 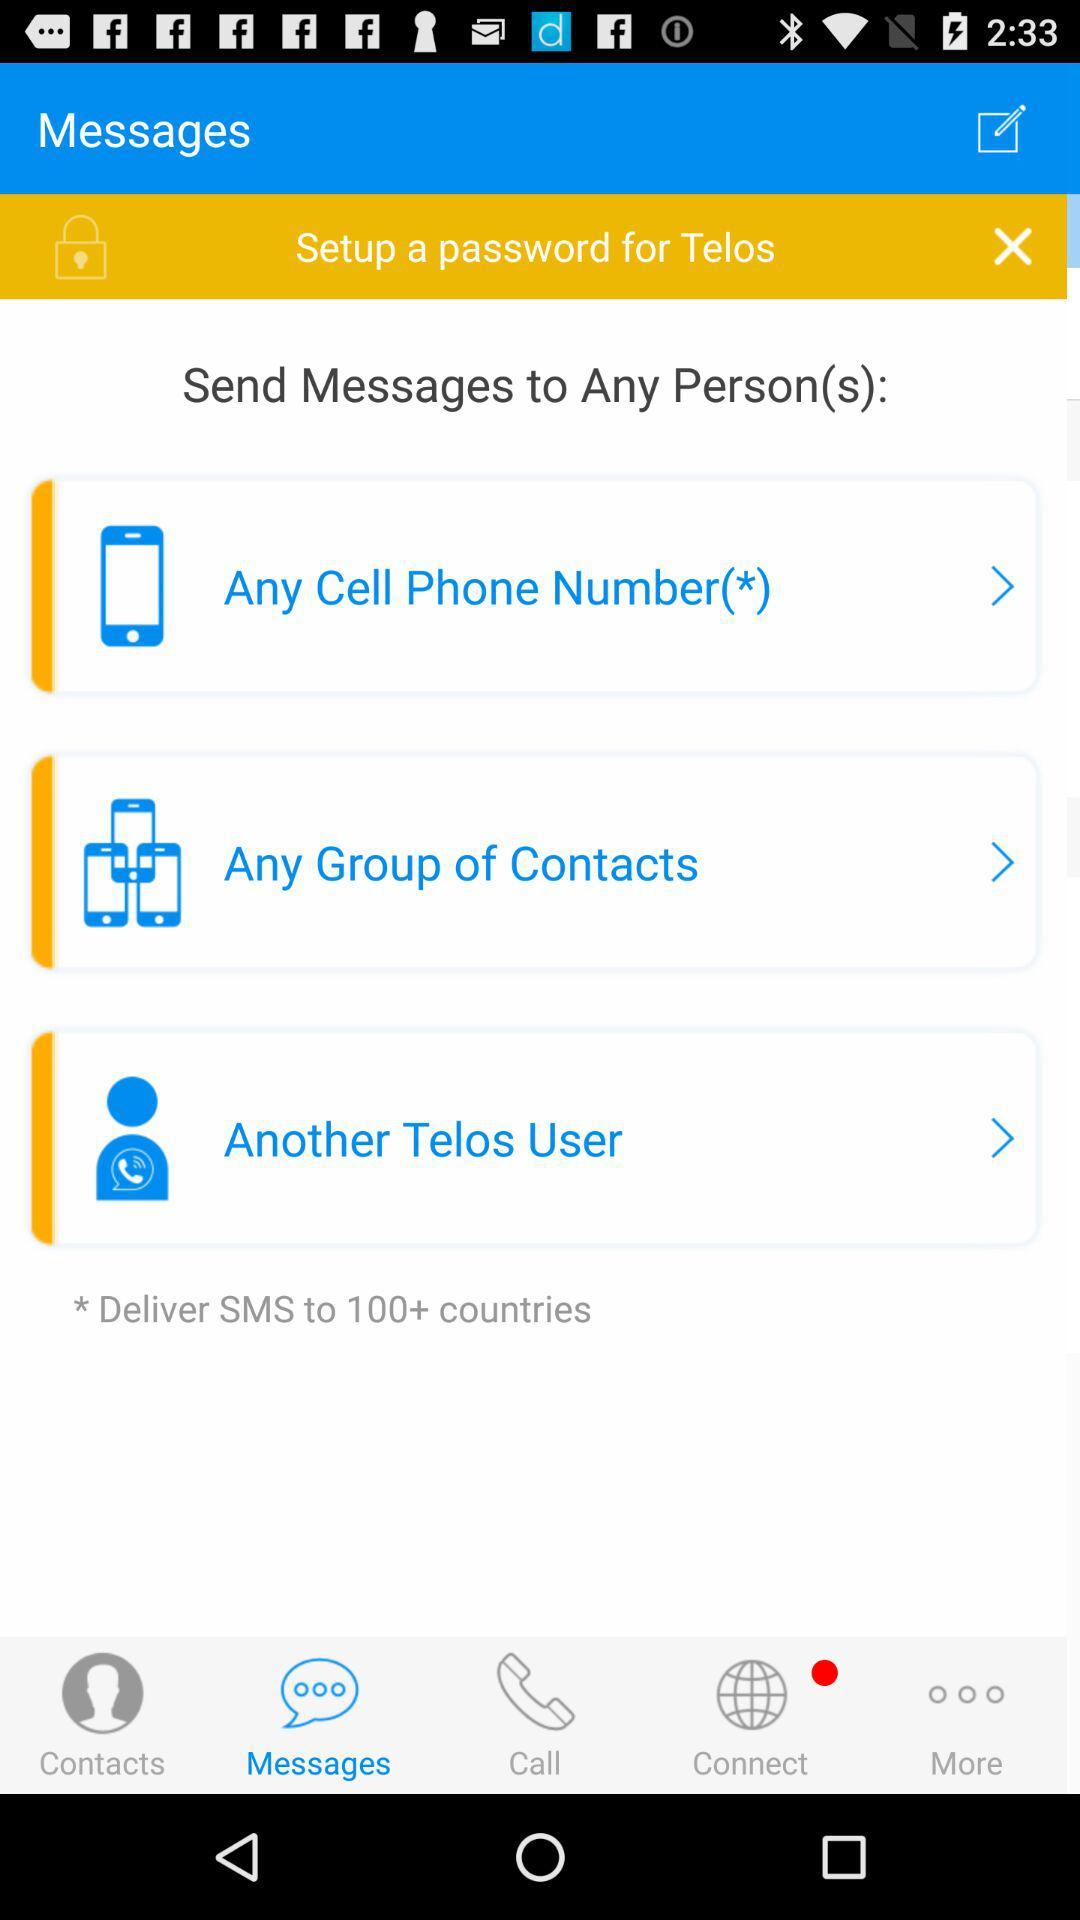 I want to click on the app next to messages icon, so click(x=1007, y=127).